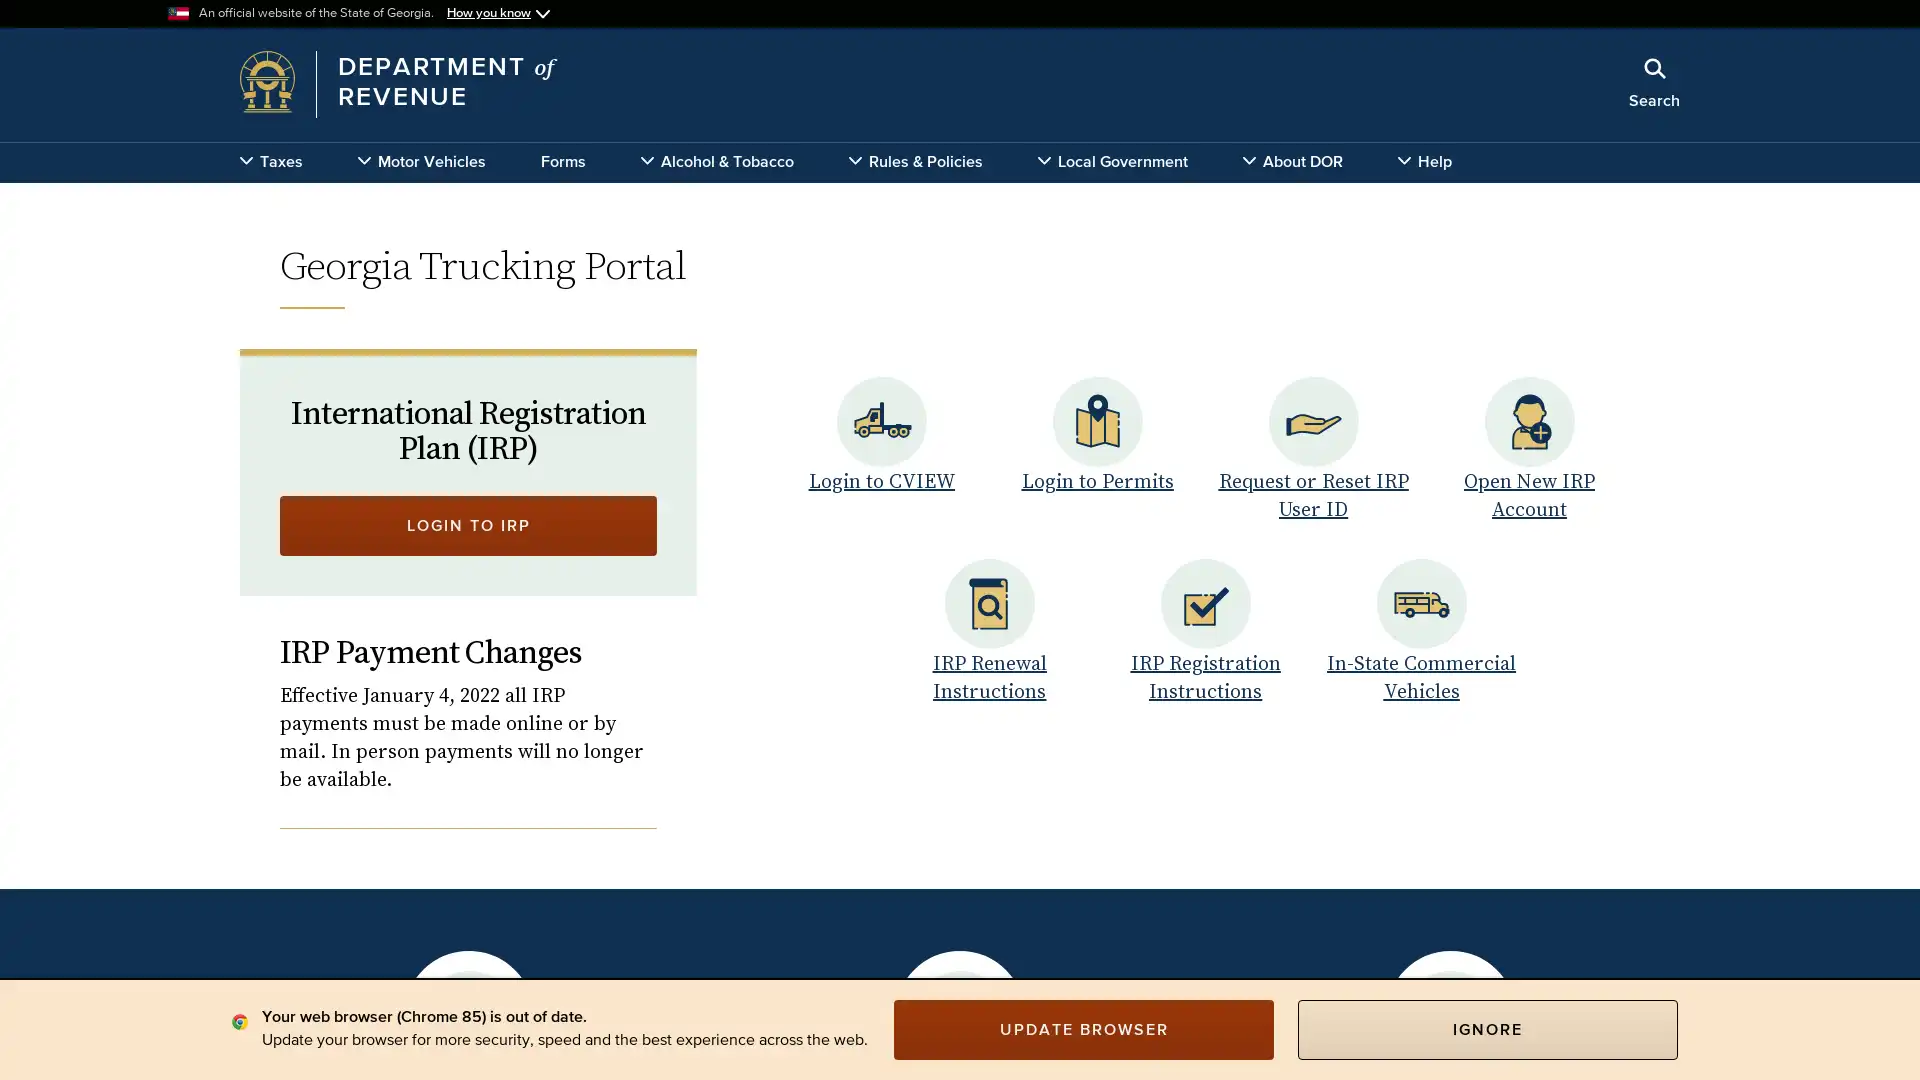 The height and width of the screenshot is (1080, 1920). I want to click on Search, so click(1573, 281).